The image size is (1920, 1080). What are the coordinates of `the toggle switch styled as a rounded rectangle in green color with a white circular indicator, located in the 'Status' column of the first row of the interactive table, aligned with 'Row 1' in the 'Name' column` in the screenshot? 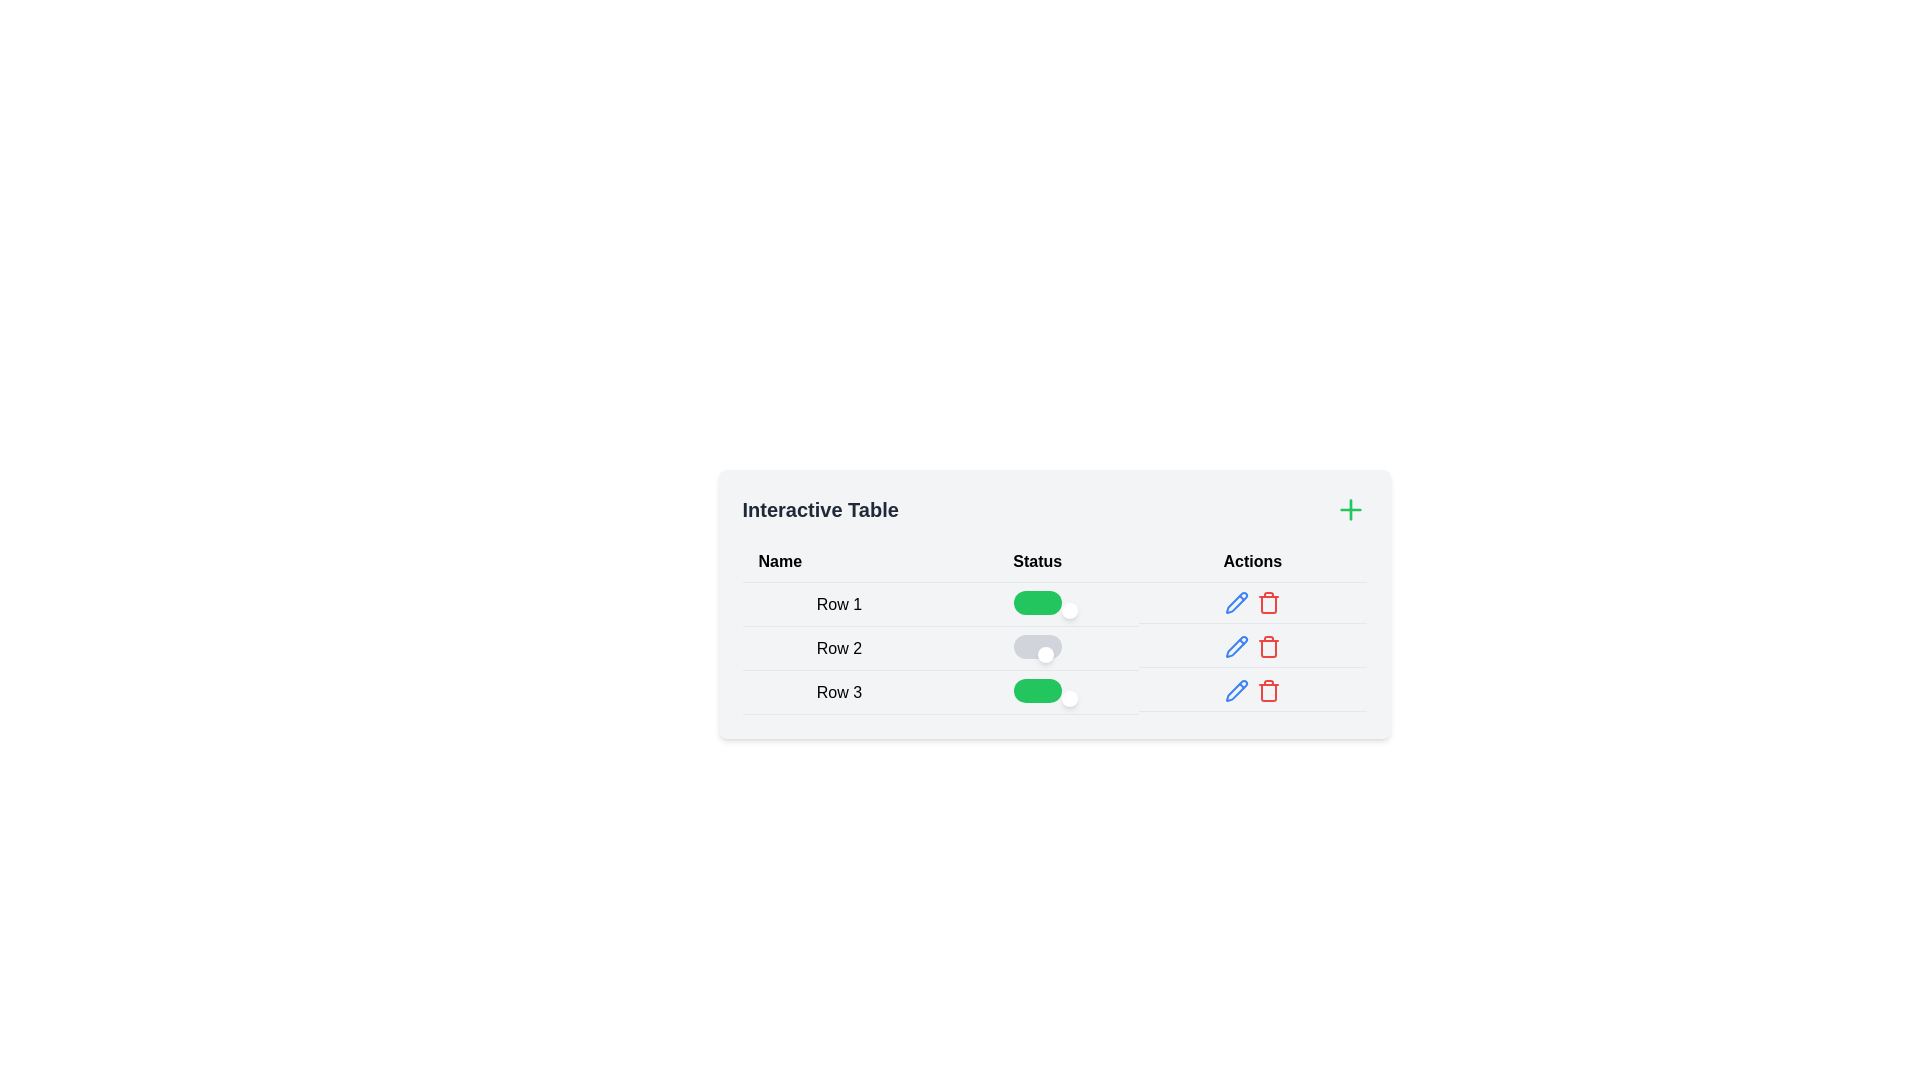 It's located at (1037, 601).